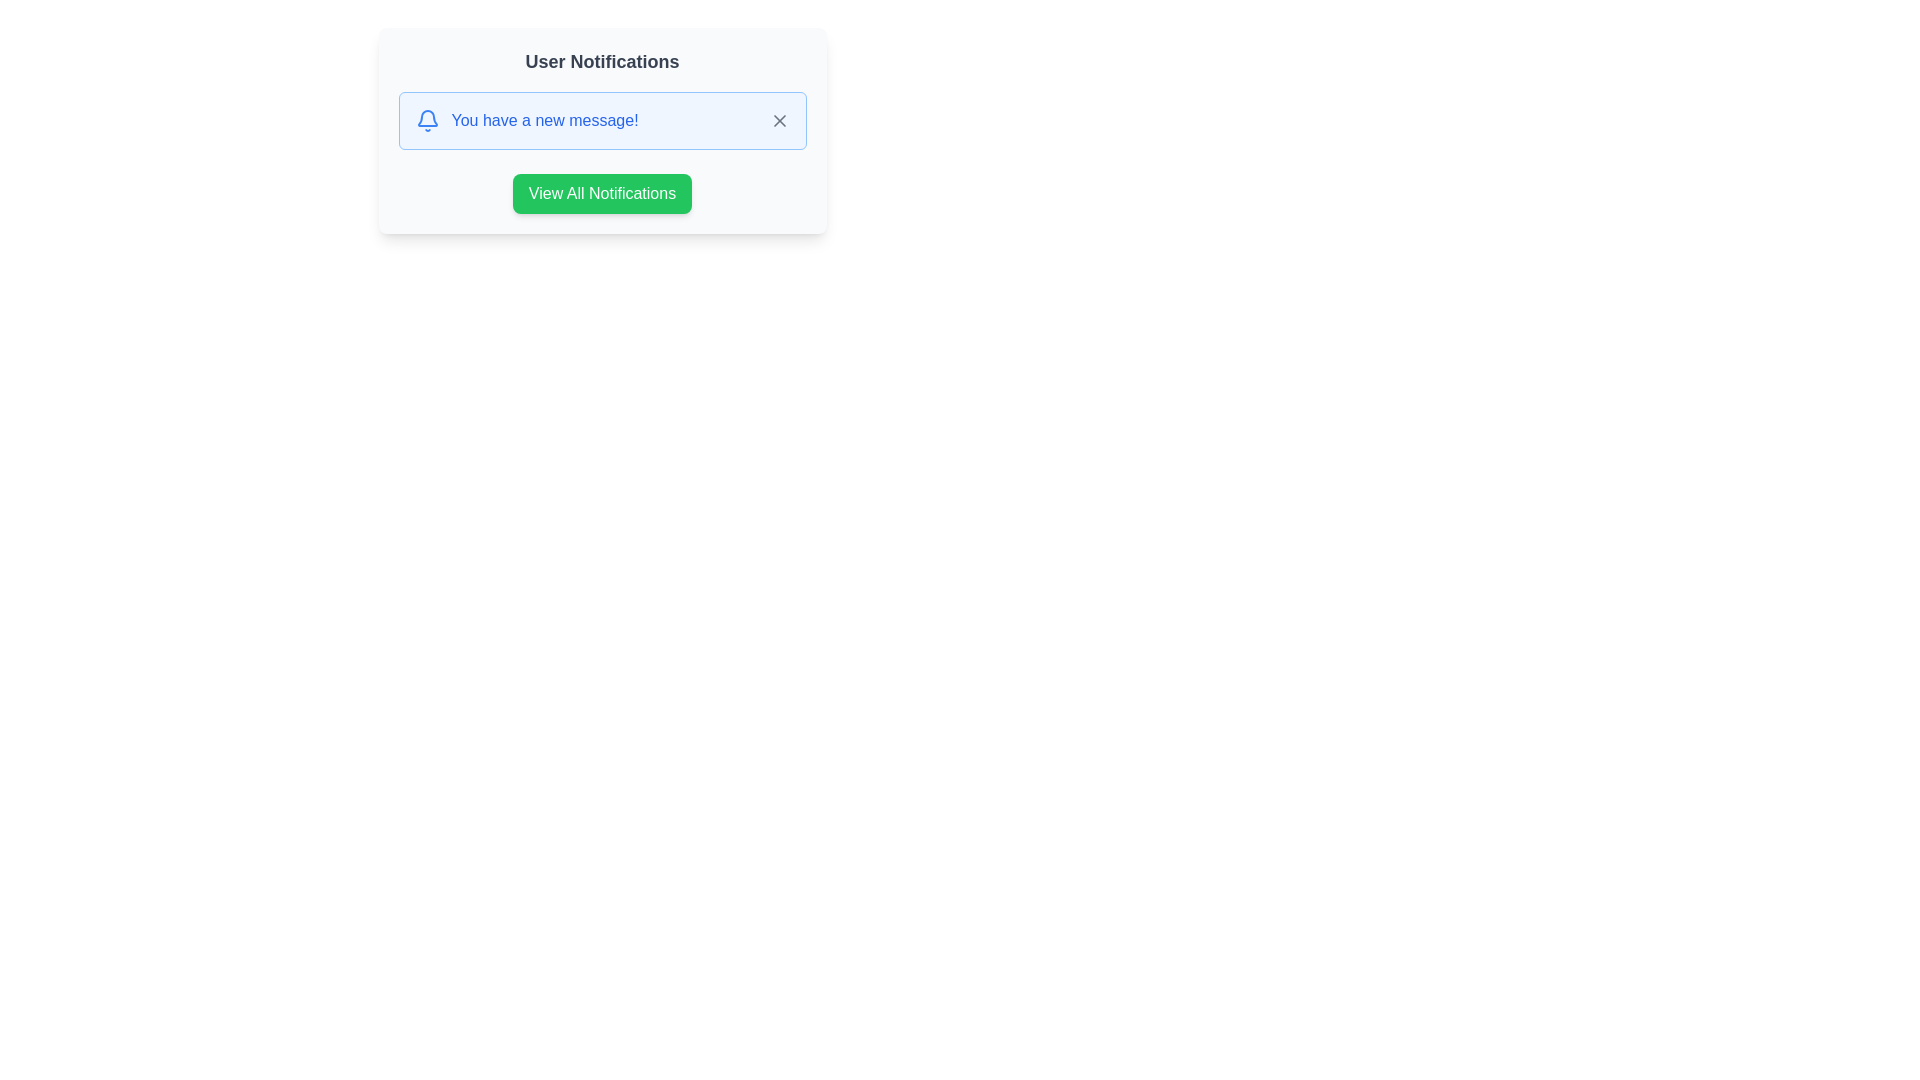 The height and width of the screenshot is (1080, 1920). Describe the element at coordinates (778, 120) in the screenshot. I see `the small gray button with an 'X' icon in the top-right corner of the notification card that reads 'You have a new message!' to change its color` at that location.